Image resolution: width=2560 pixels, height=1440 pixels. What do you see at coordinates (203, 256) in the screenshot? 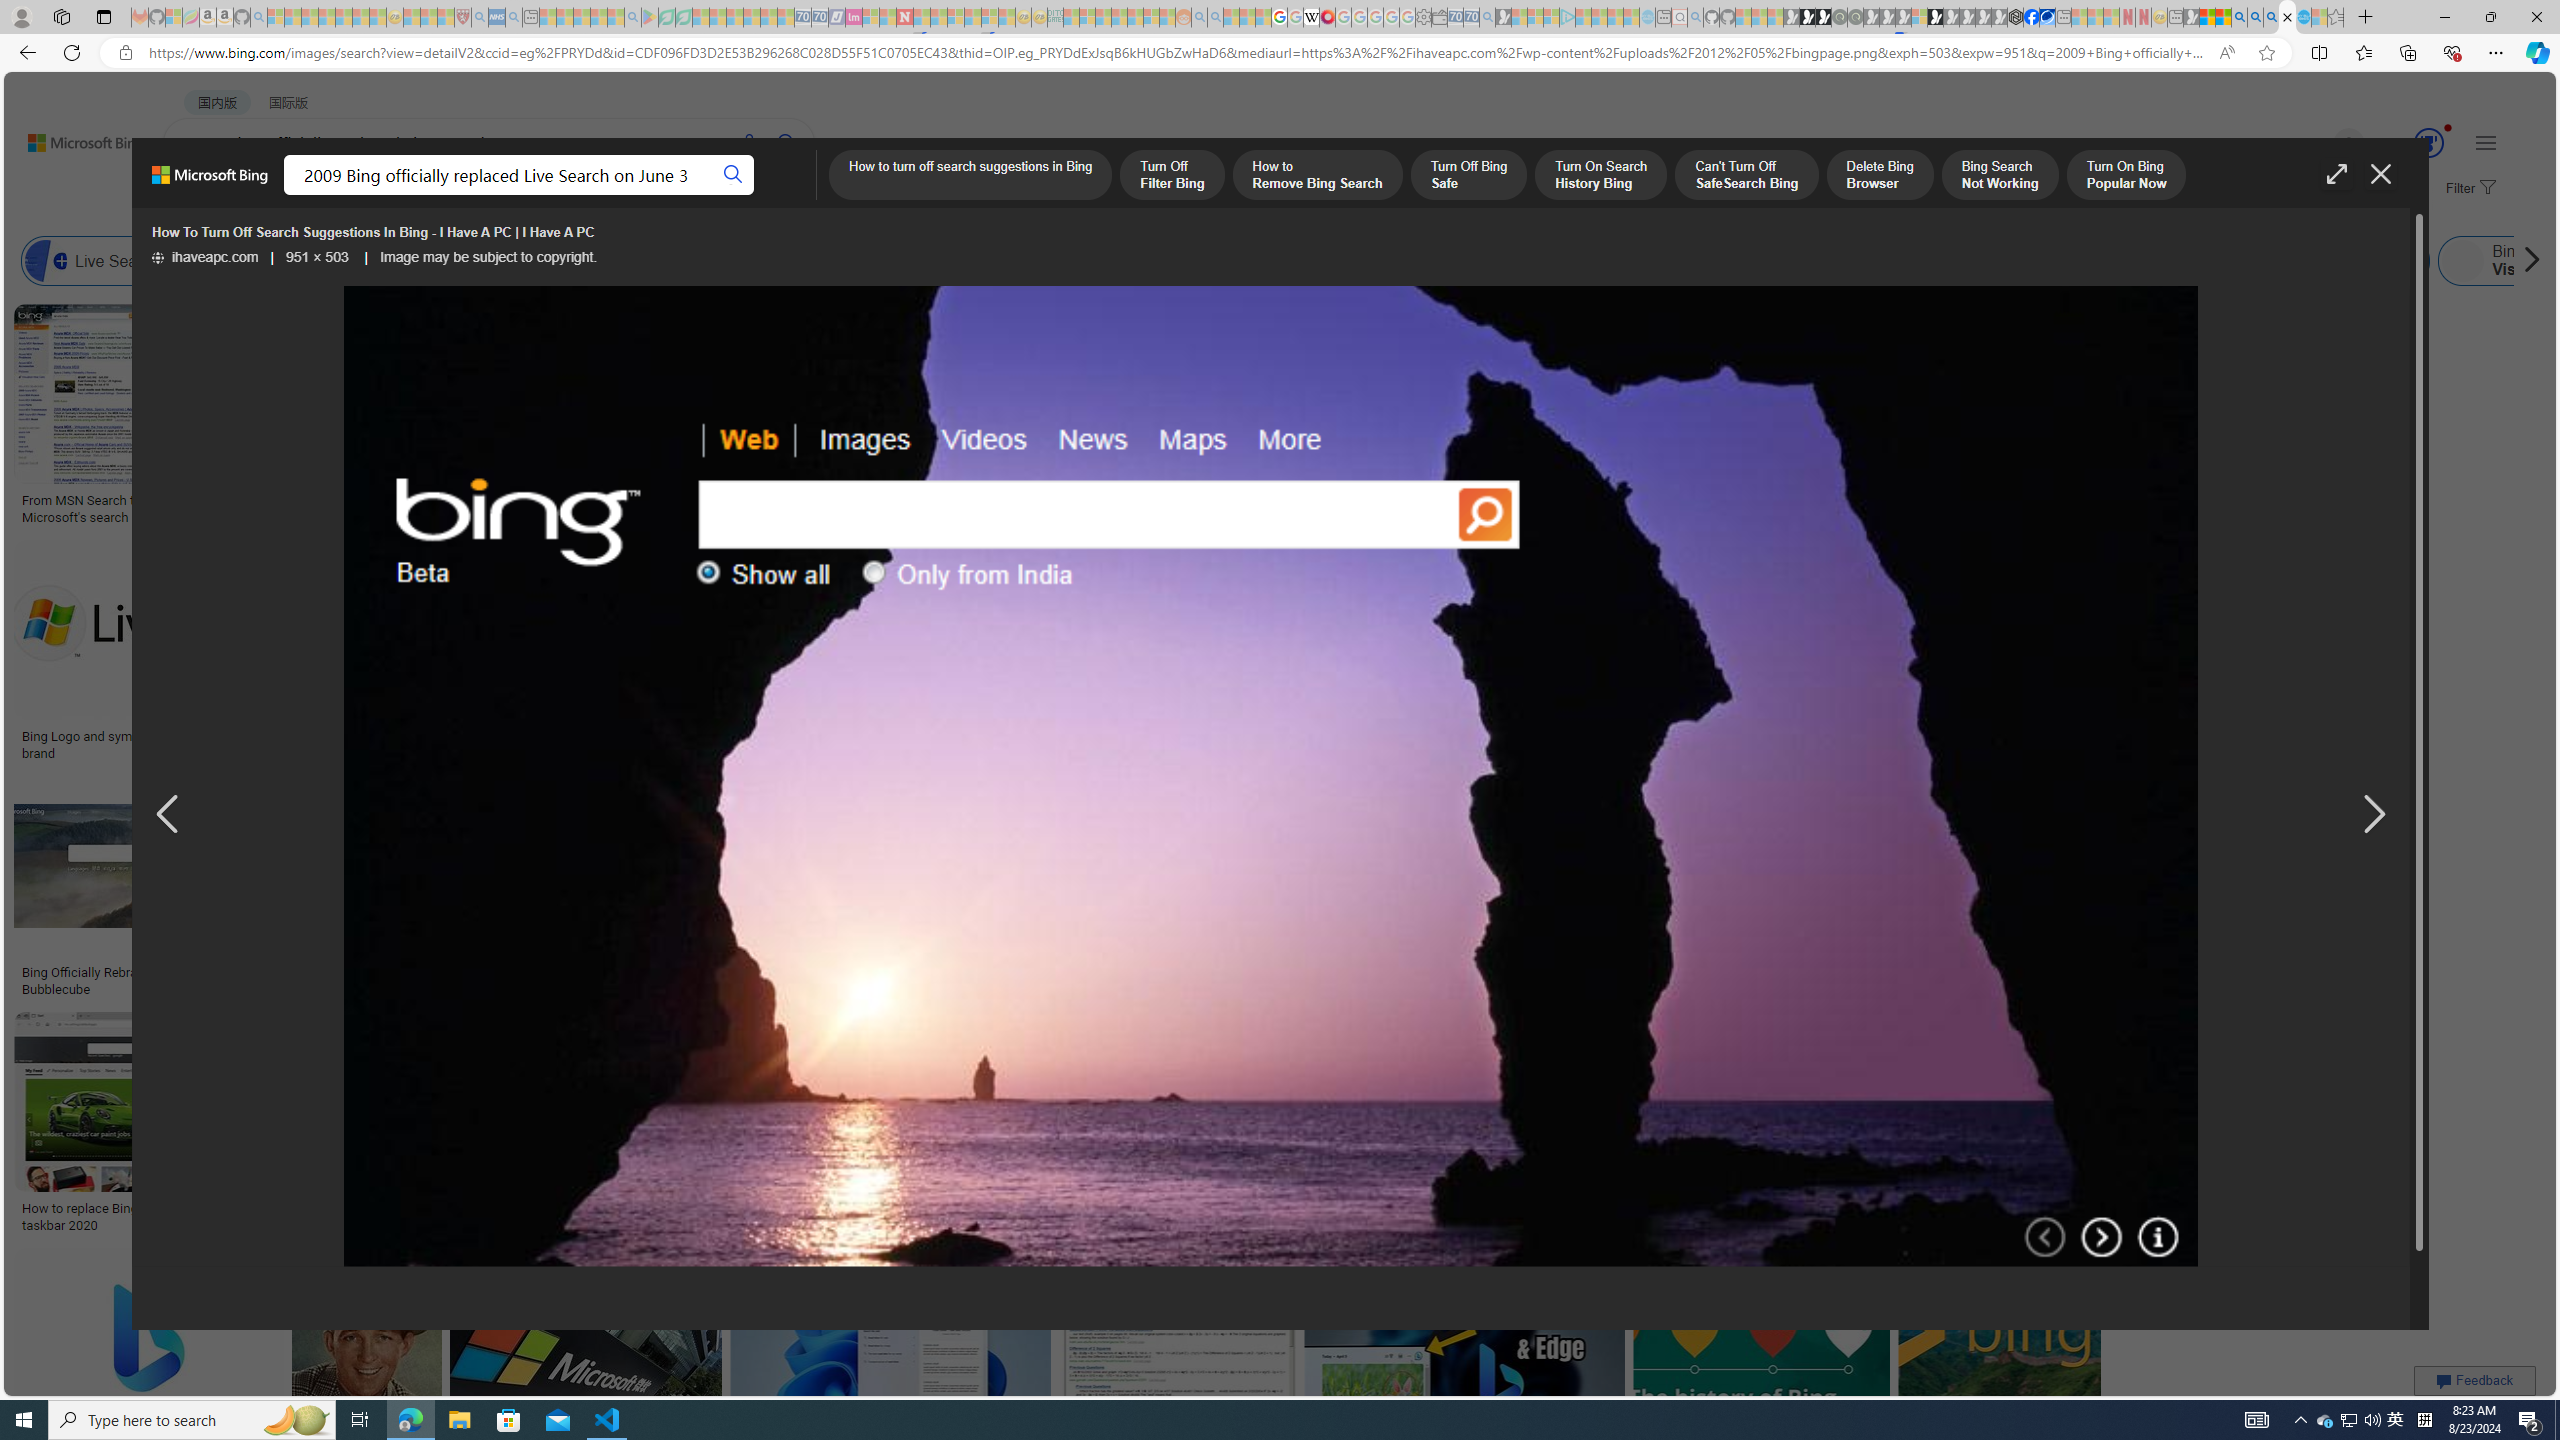
I see `'ihaveapc.com'` at bounding box center [203, 256].